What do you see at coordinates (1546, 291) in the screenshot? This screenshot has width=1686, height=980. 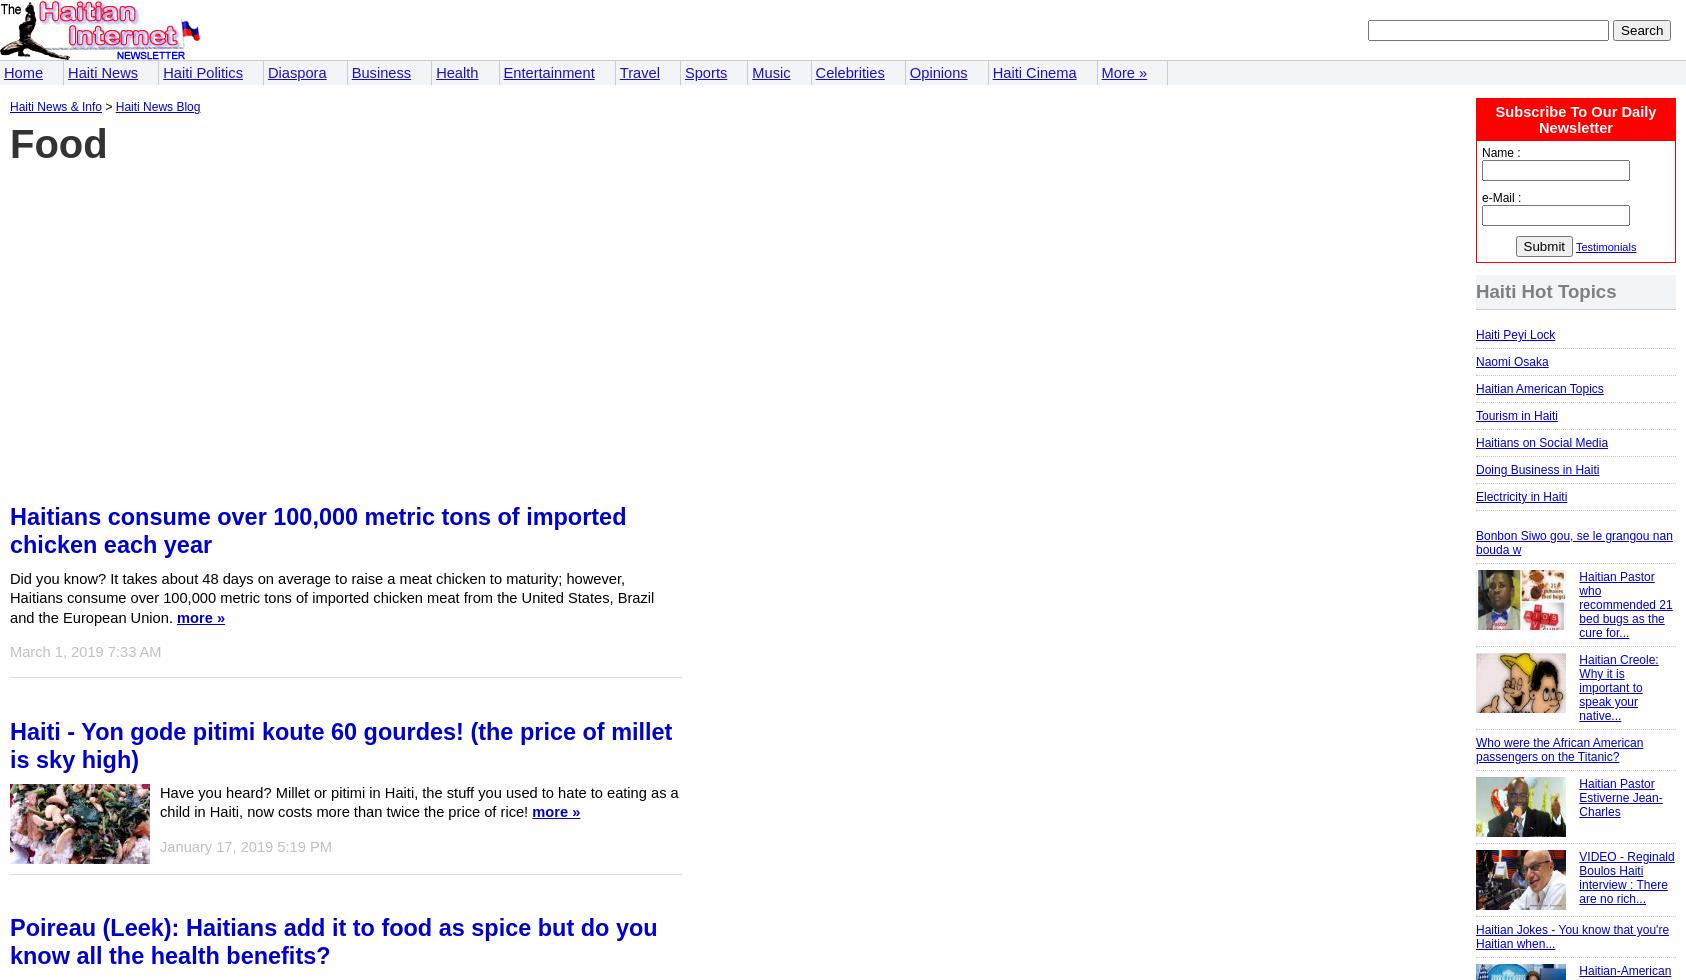 I see `'Haiti Hot Topics'` at bounding box center [1546, 291].